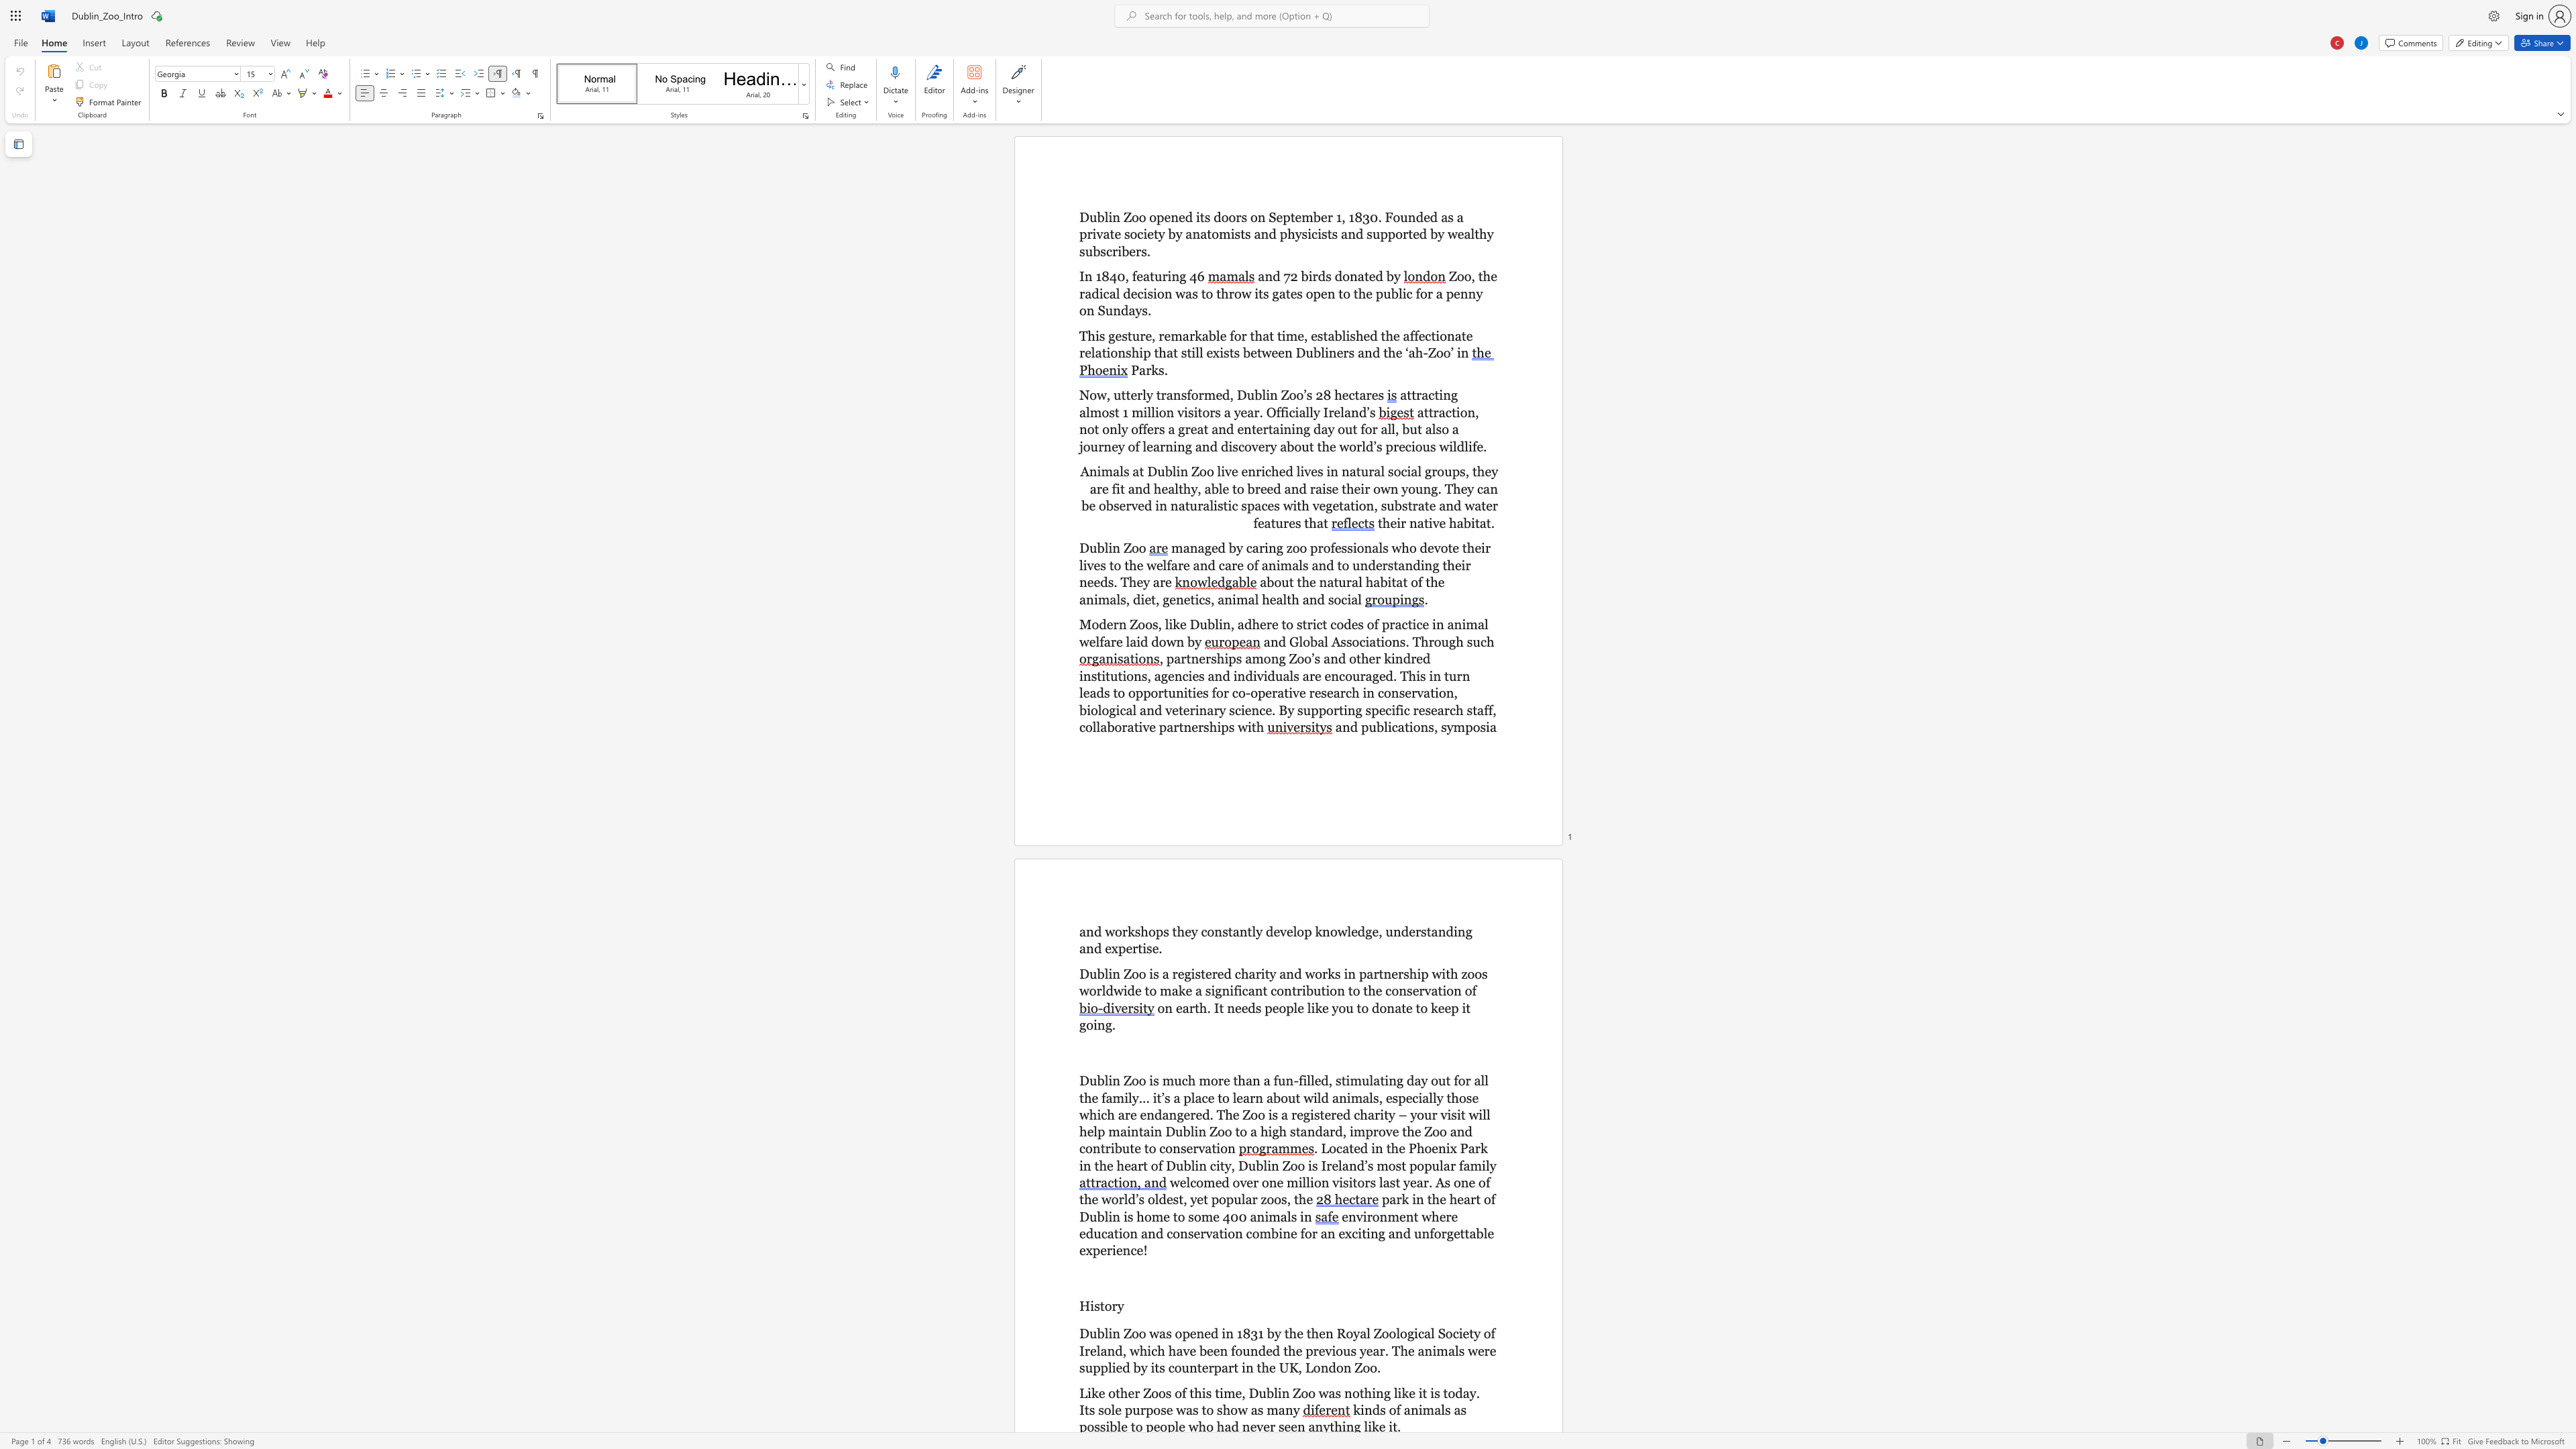  I want to click on the subset text "ic for a pe" within the text "Zoo, the radical decision was to throw its gates open to the public for a penny on Sundays.", so click(1401, 292).